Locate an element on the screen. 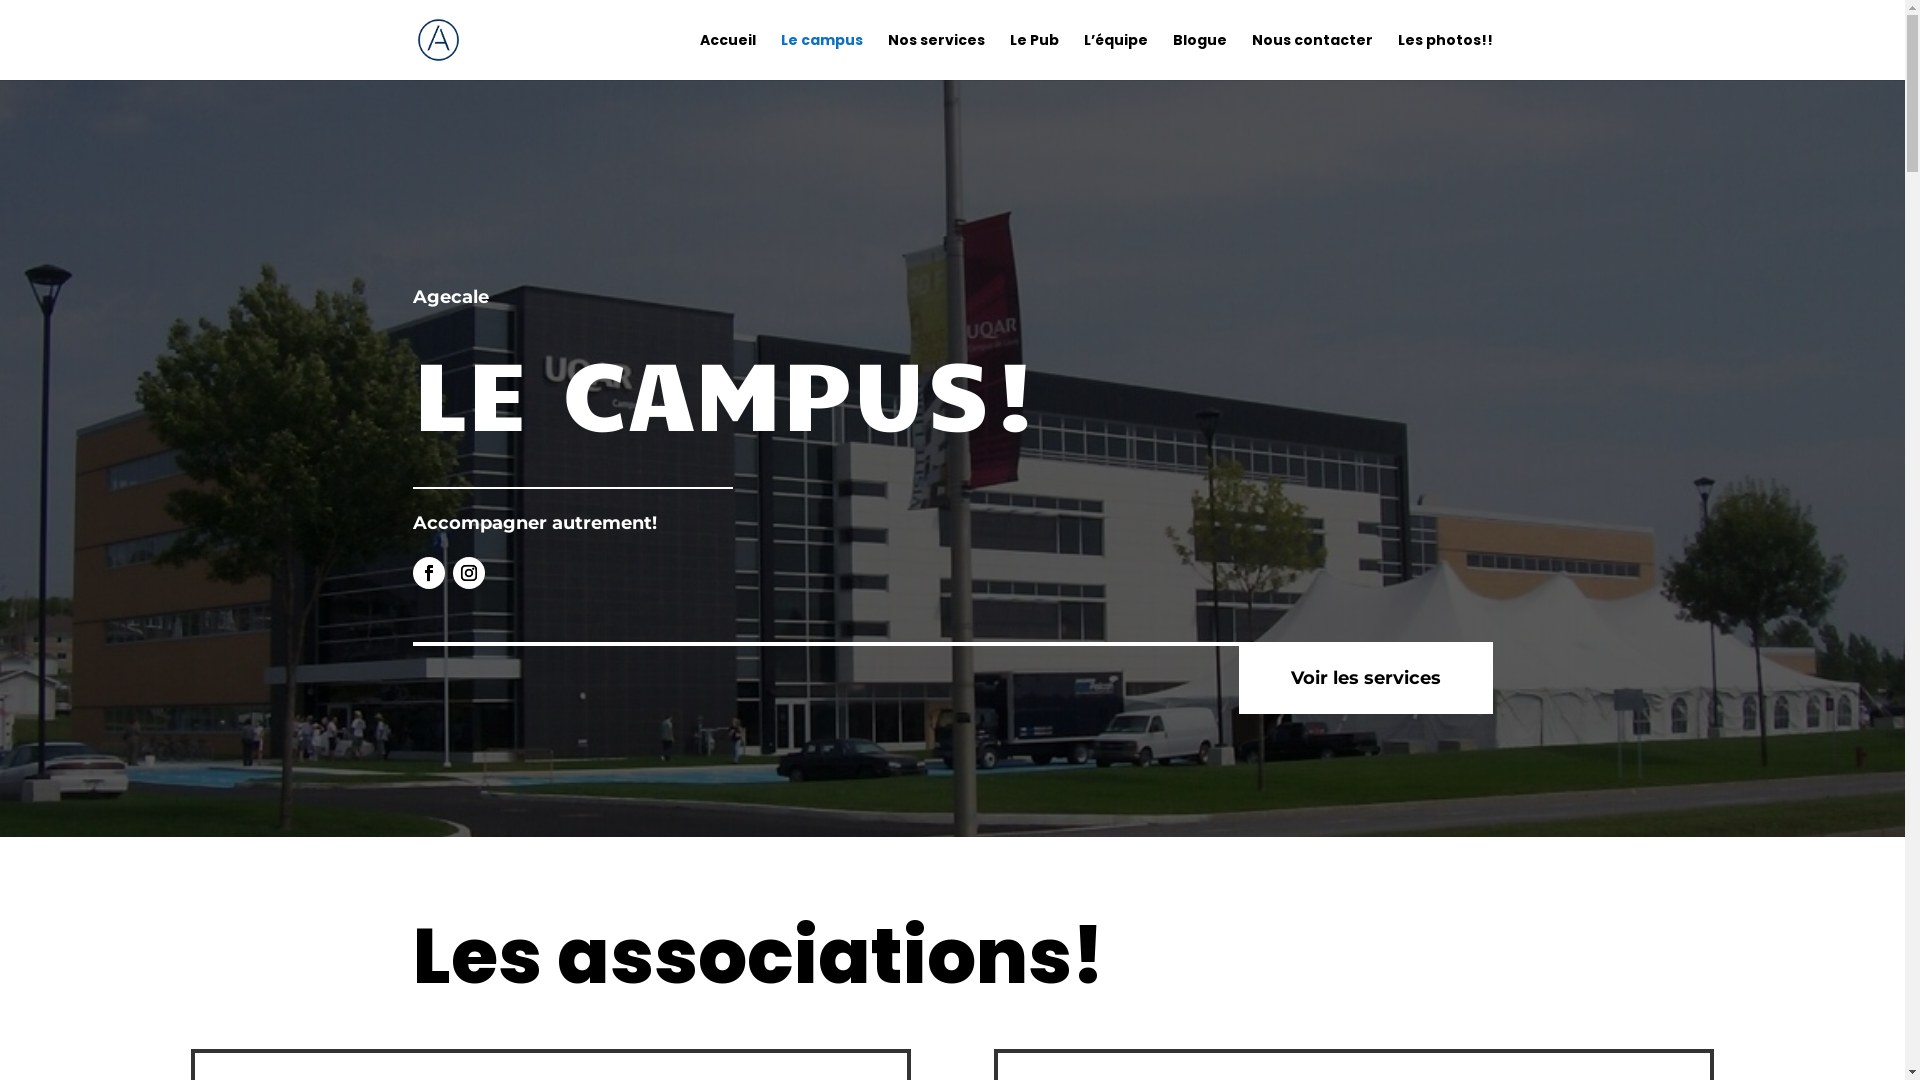  'Blogue' is located at coordinates (1199, 55).